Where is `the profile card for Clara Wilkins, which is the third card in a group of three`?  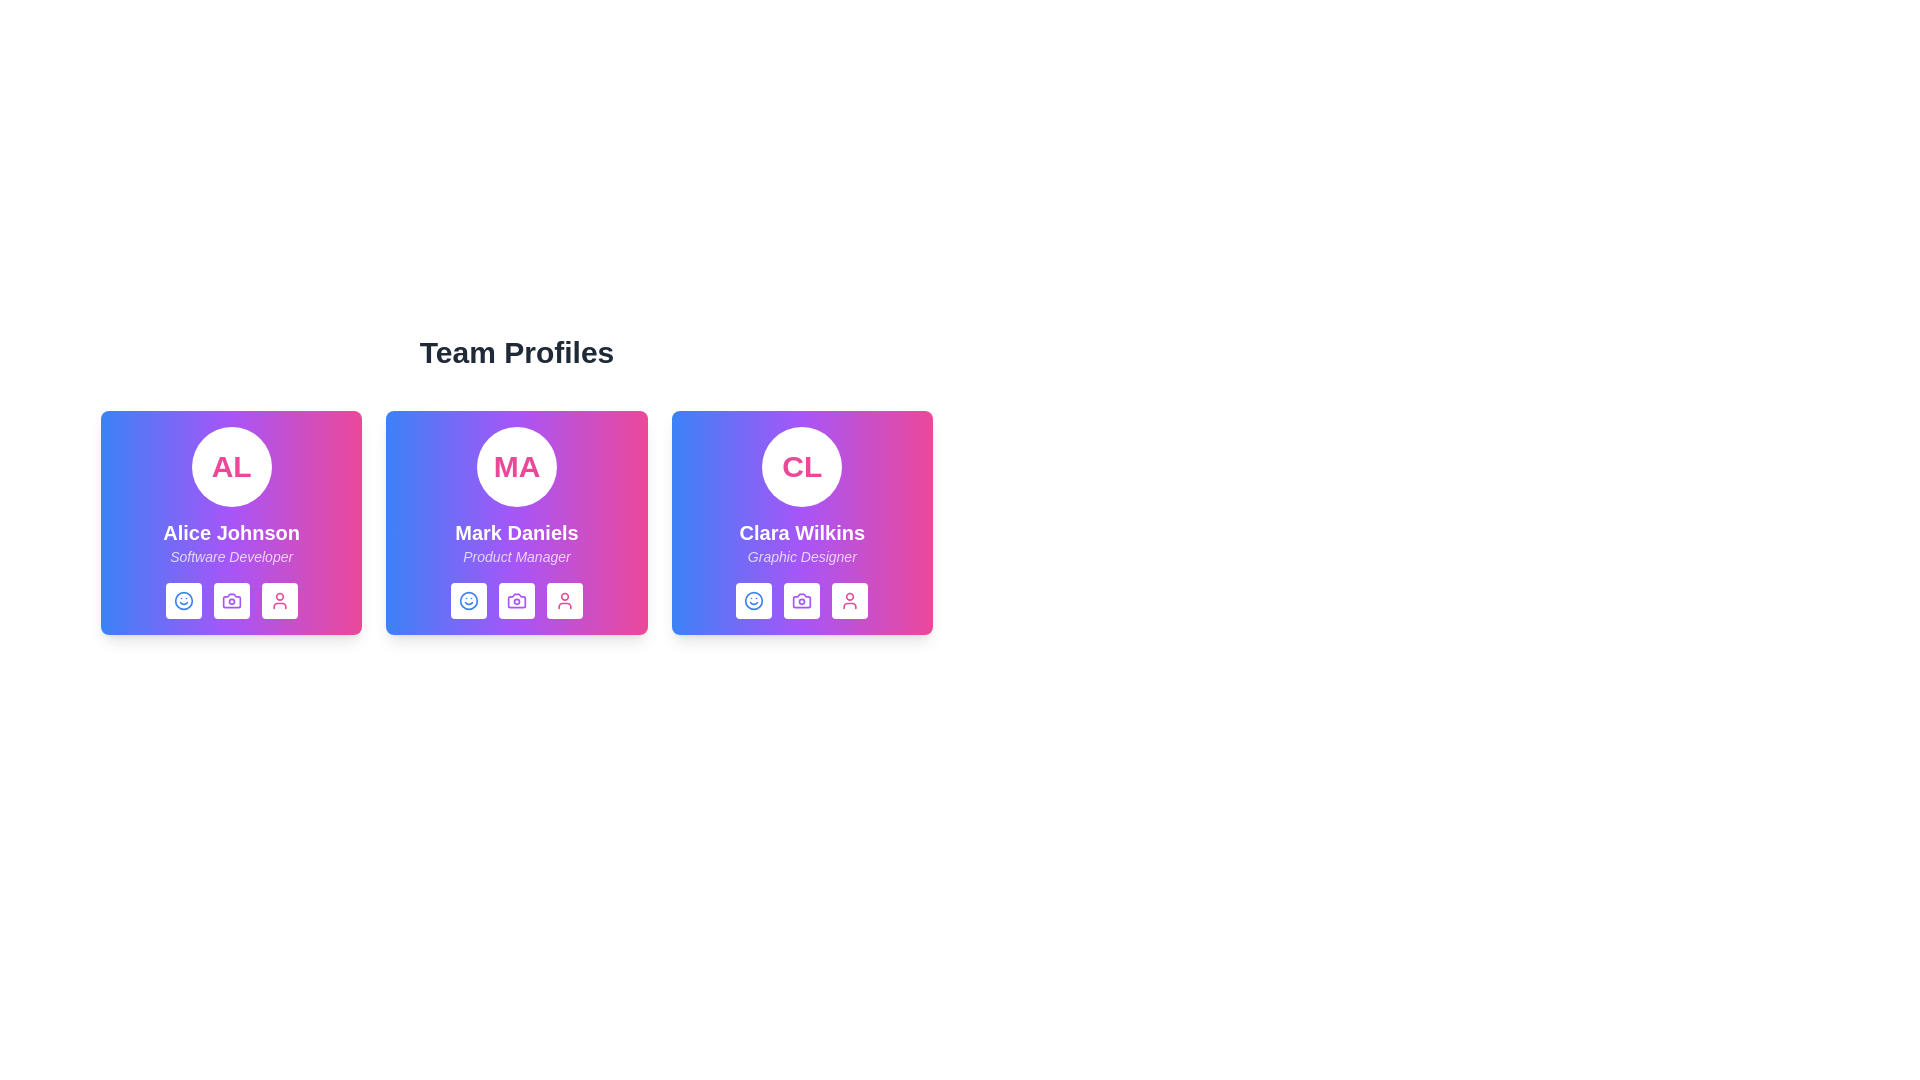
the profile card for Clara Wilkins, which is the third card in a group of three is located at coordinates (802, 522).